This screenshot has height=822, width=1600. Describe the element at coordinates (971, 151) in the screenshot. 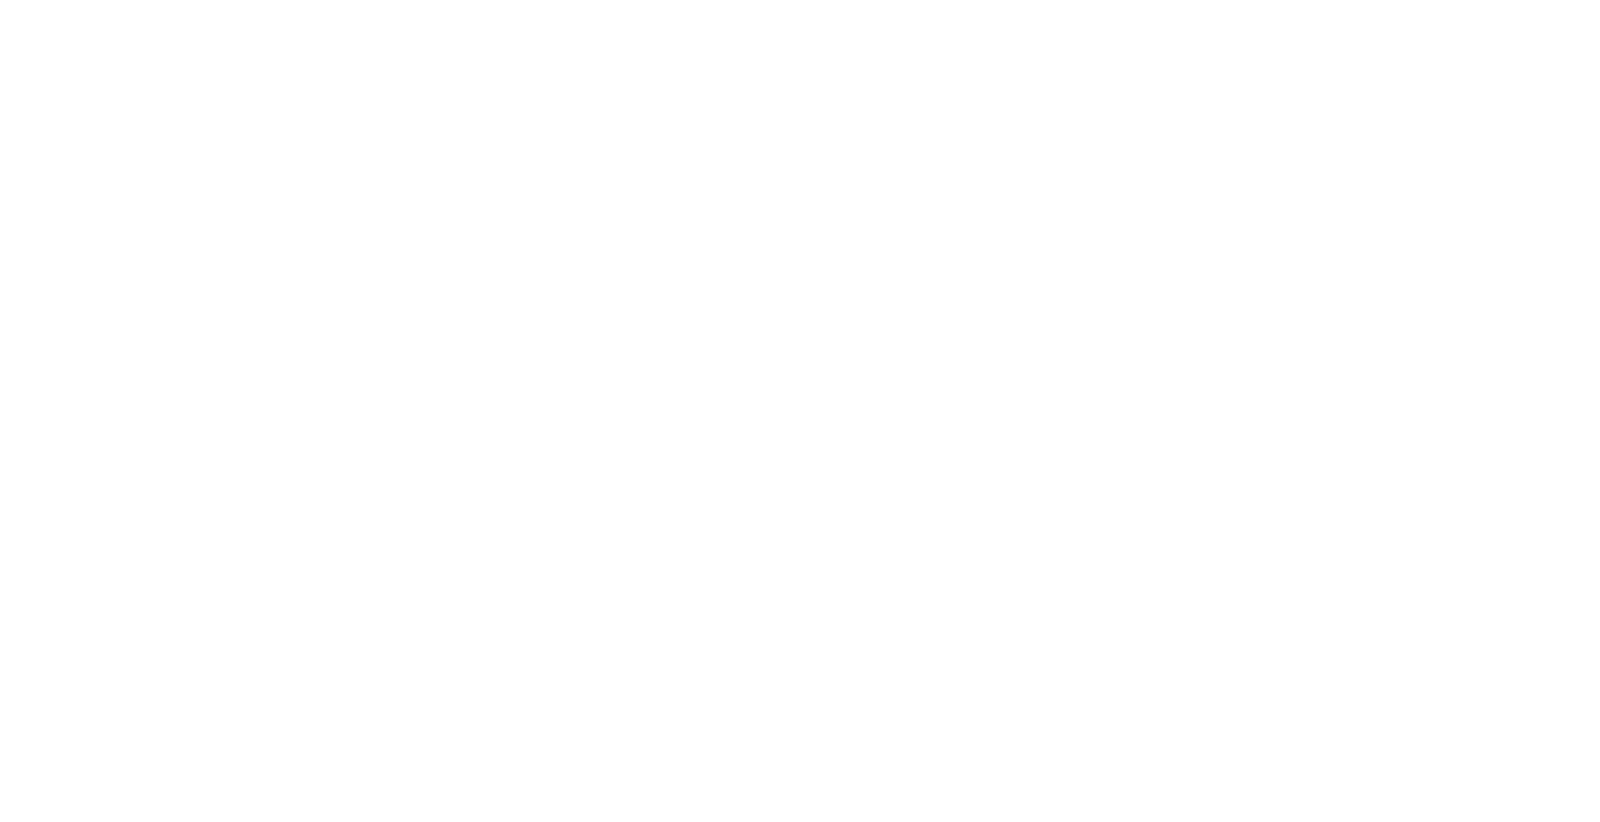

I see `'Stories'` at that location.